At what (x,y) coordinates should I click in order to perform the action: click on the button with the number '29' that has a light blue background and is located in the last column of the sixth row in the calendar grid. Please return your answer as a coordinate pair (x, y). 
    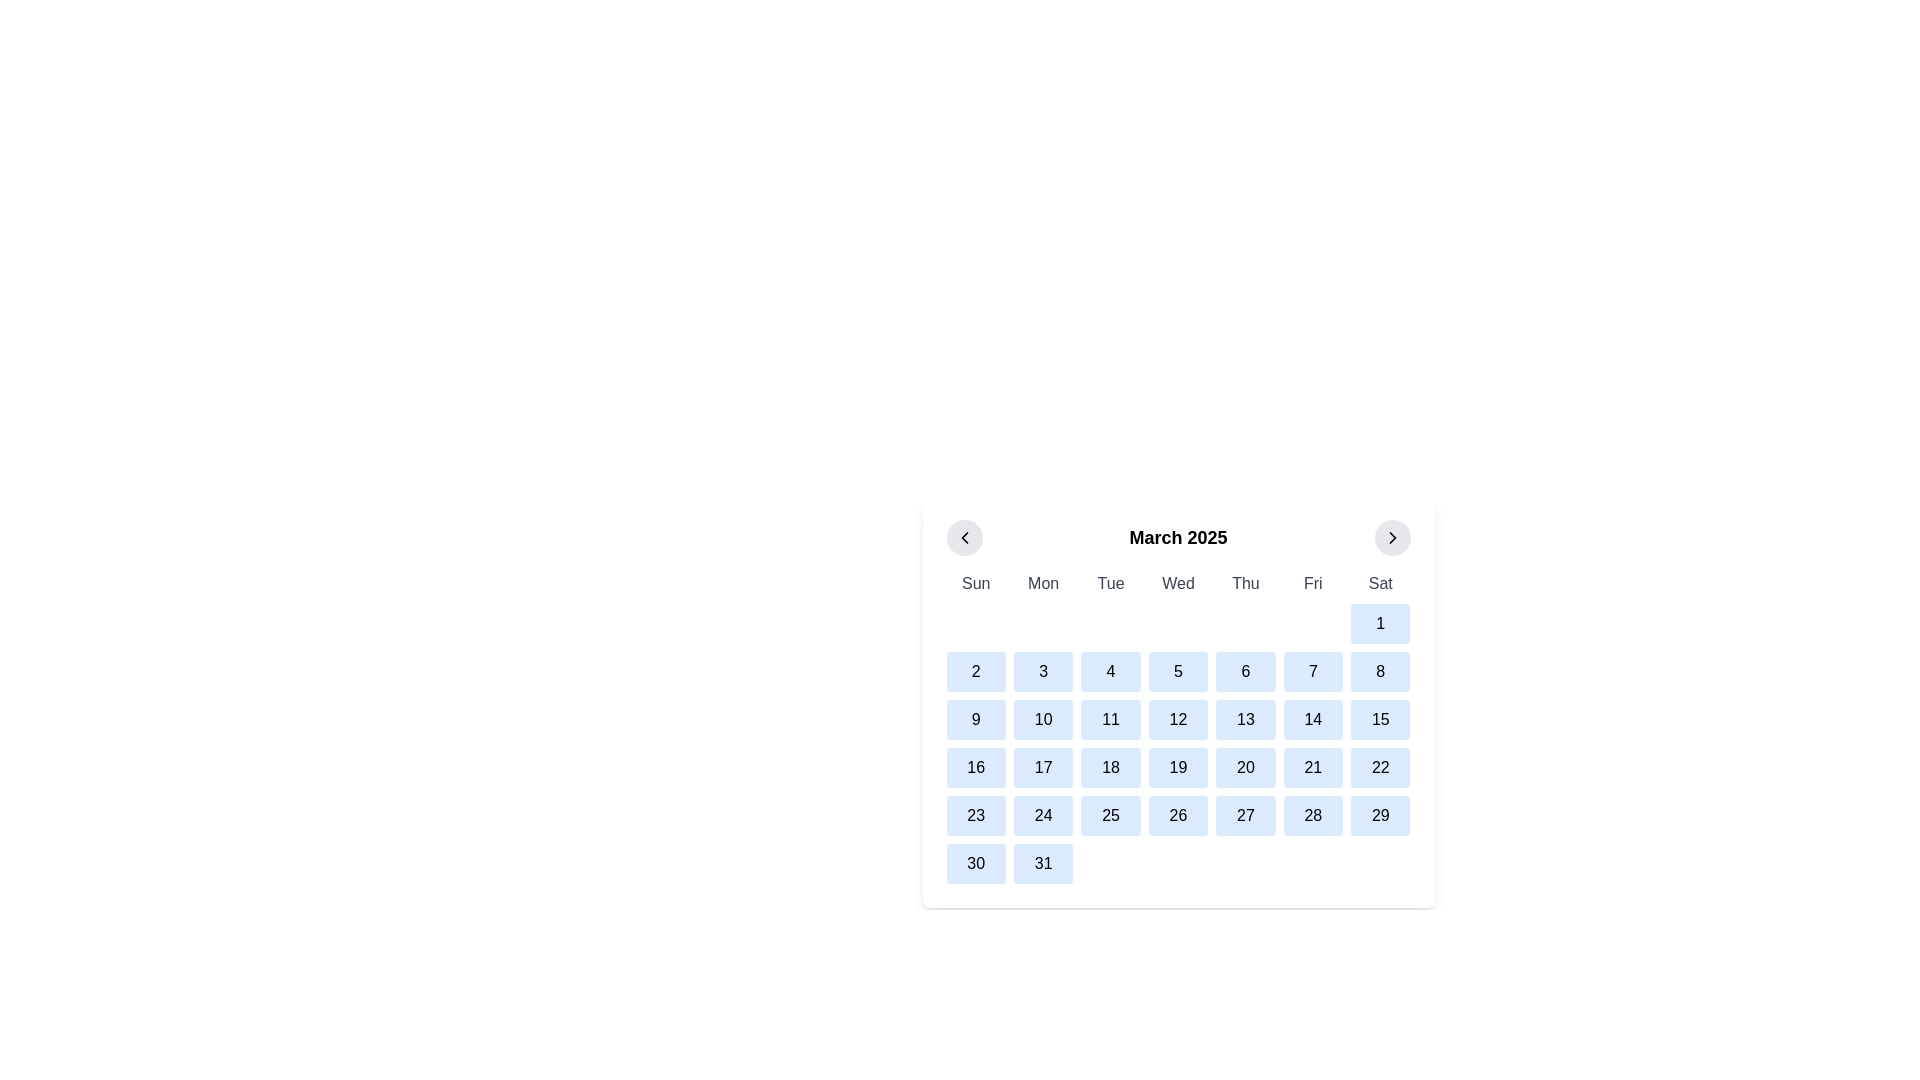
    Looking at the image, I should click on (1379, 816).